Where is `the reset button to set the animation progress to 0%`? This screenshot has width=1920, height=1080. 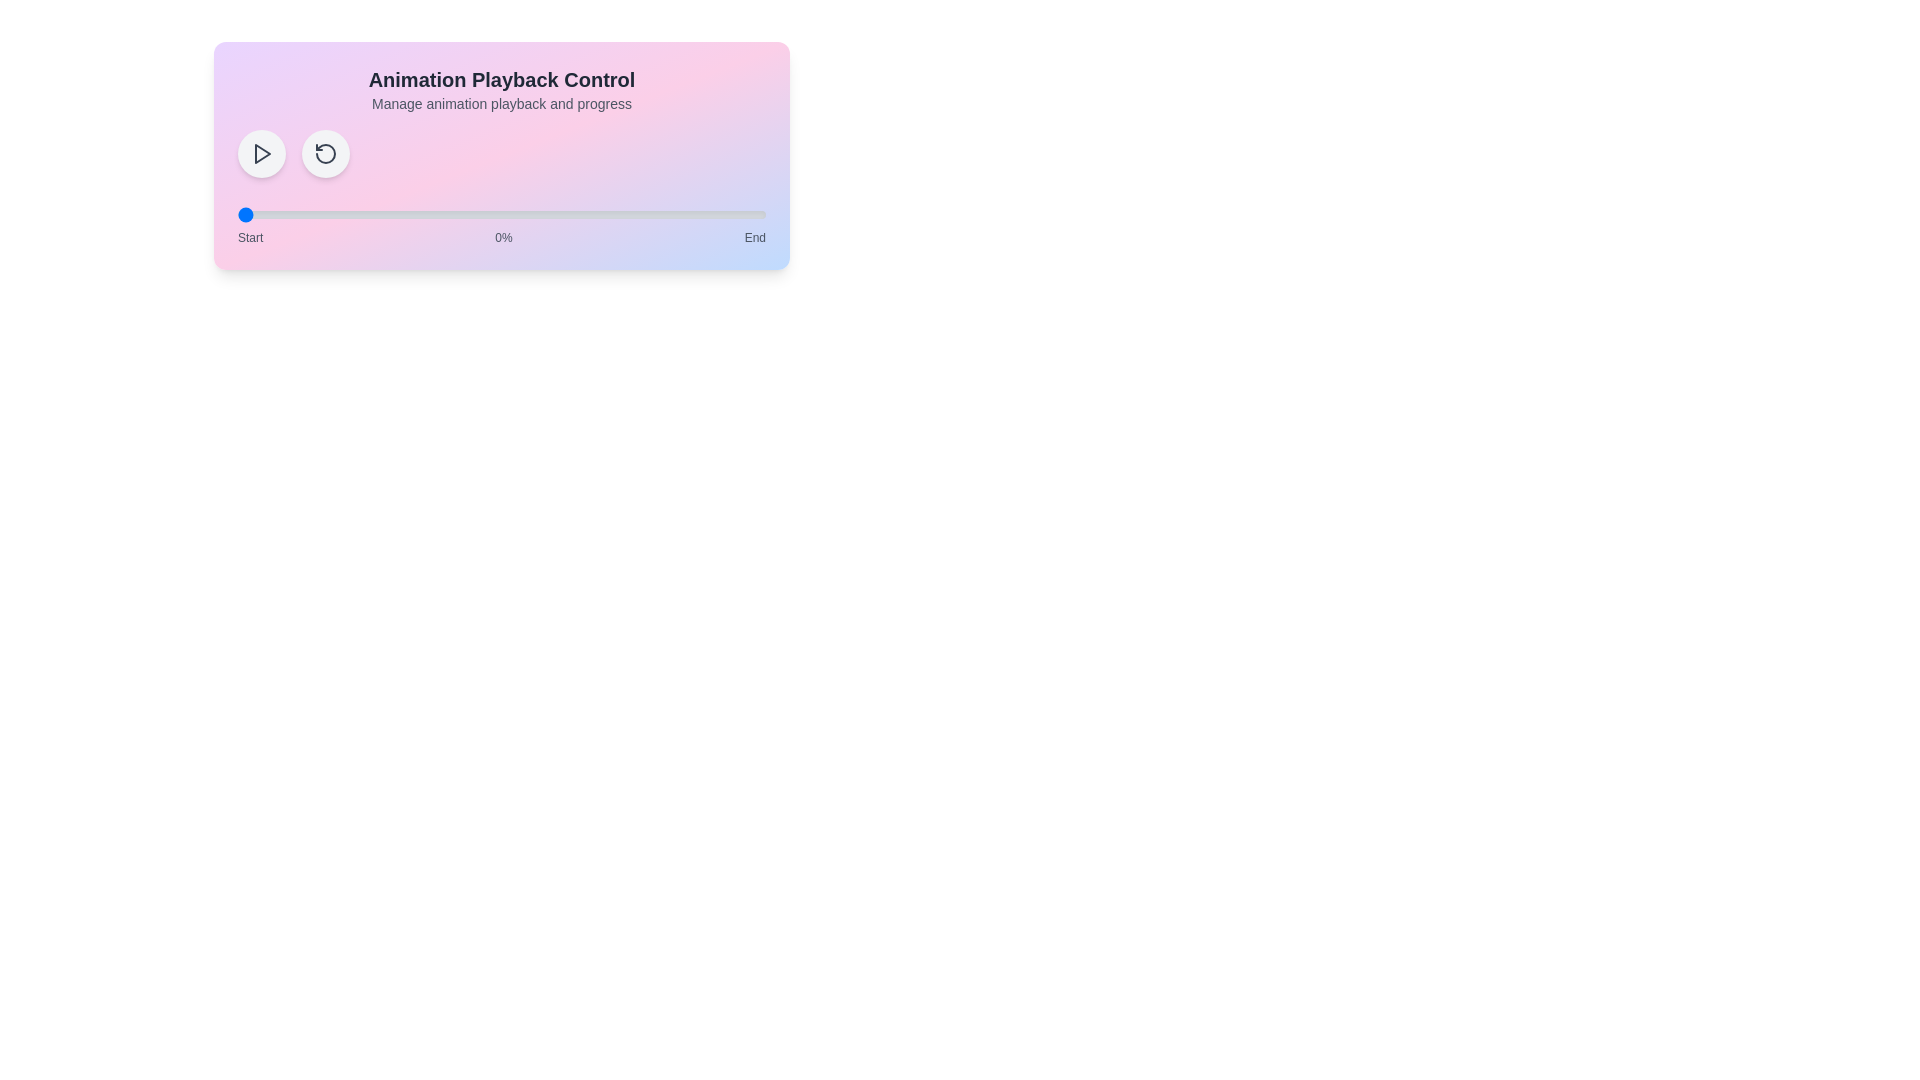
the reset button to set the animation progress to 0% is located at coordinates (326, 153).